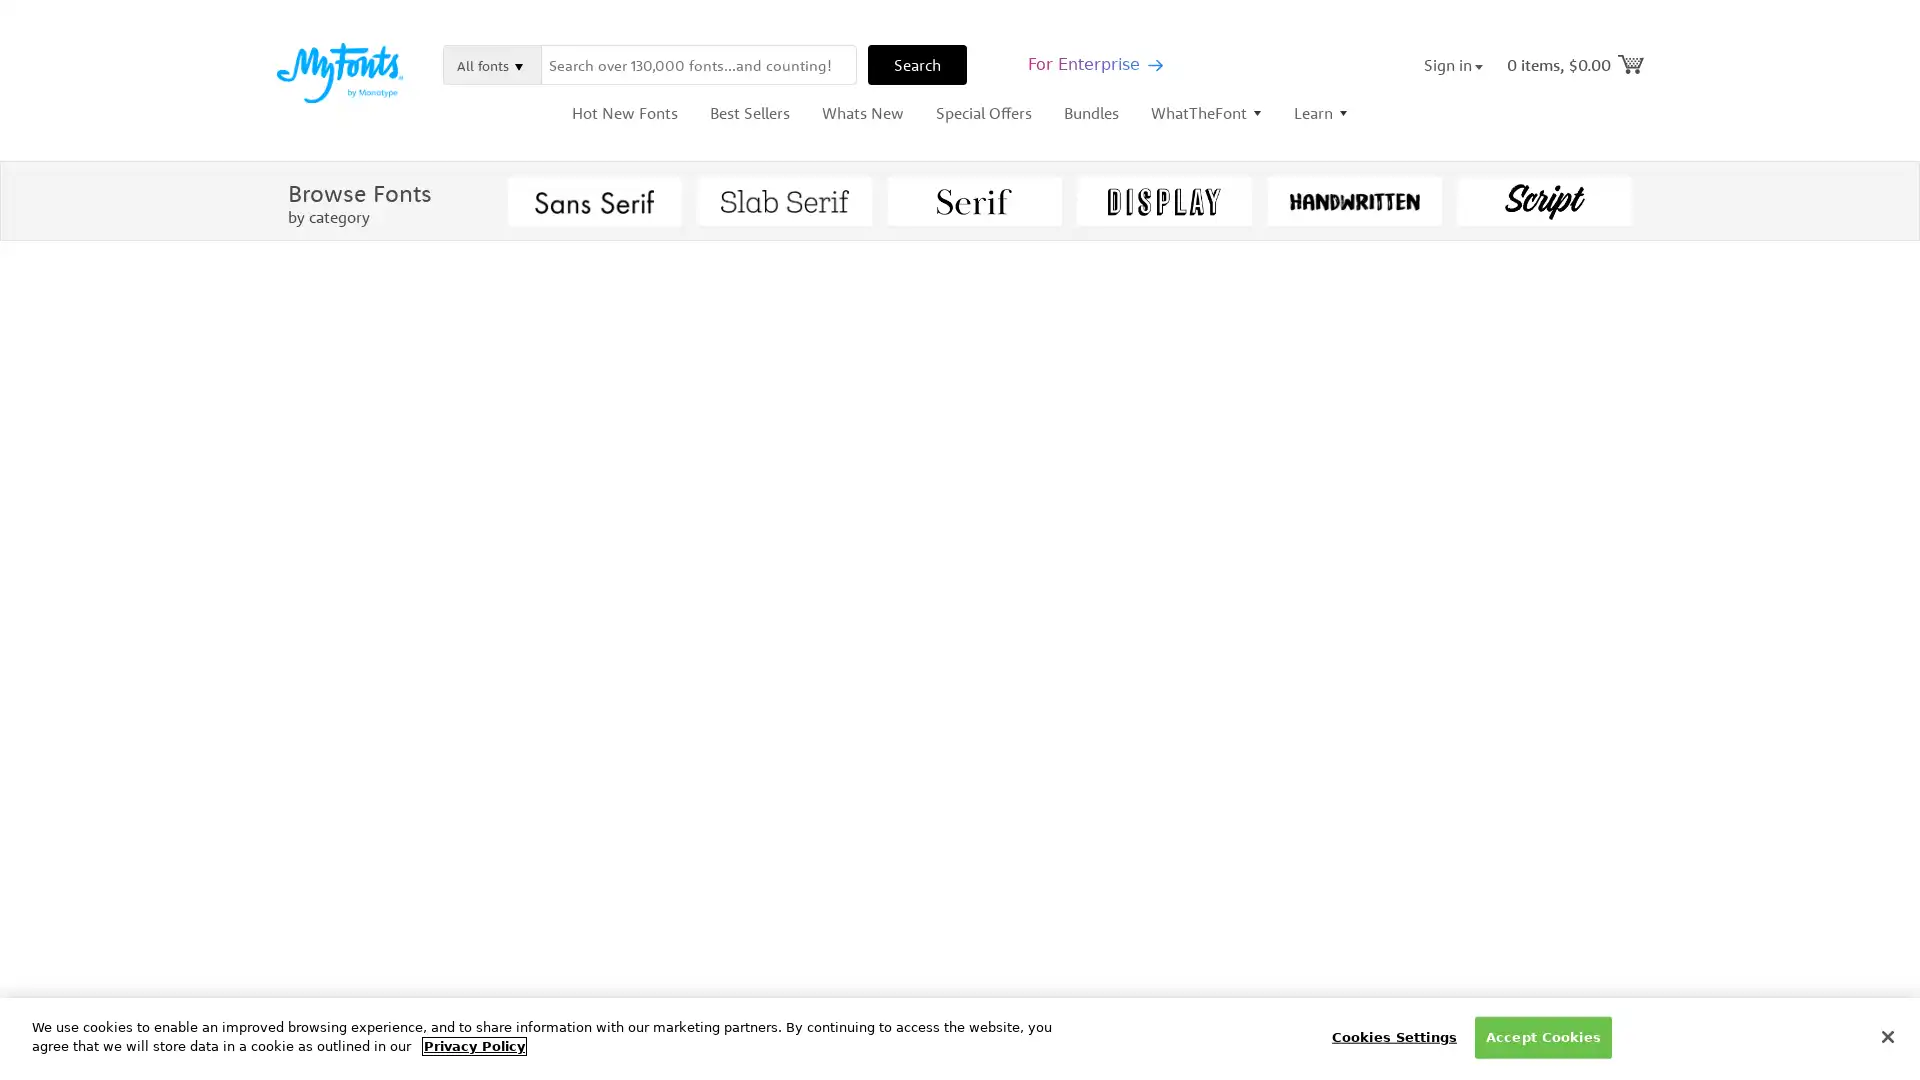 This screenshot has height=1080, width=1920. What do you see at coordinates (1213, 608) in the screenshot?
I see `Select Color` at bounding box center [1213, 608].